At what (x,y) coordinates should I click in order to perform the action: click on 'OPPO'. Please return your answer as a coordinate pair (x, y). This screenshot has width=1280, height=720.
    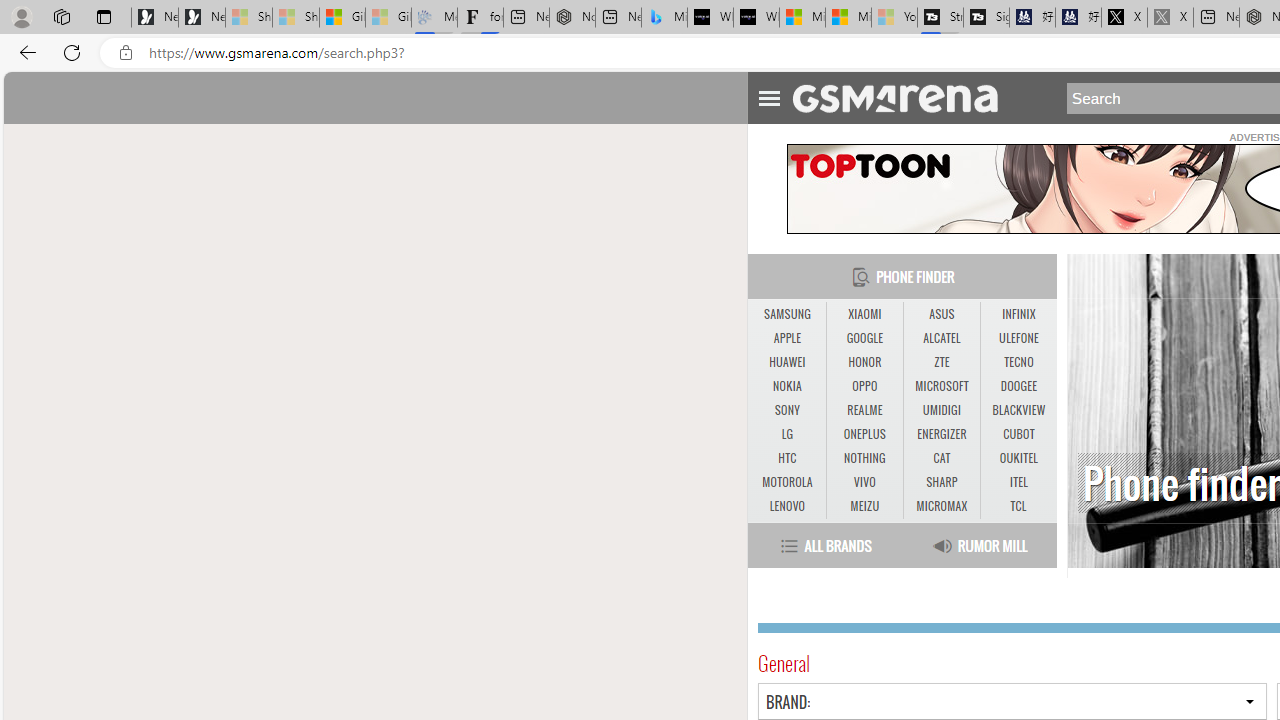
    Looking at the image, I should click on (864, 387).